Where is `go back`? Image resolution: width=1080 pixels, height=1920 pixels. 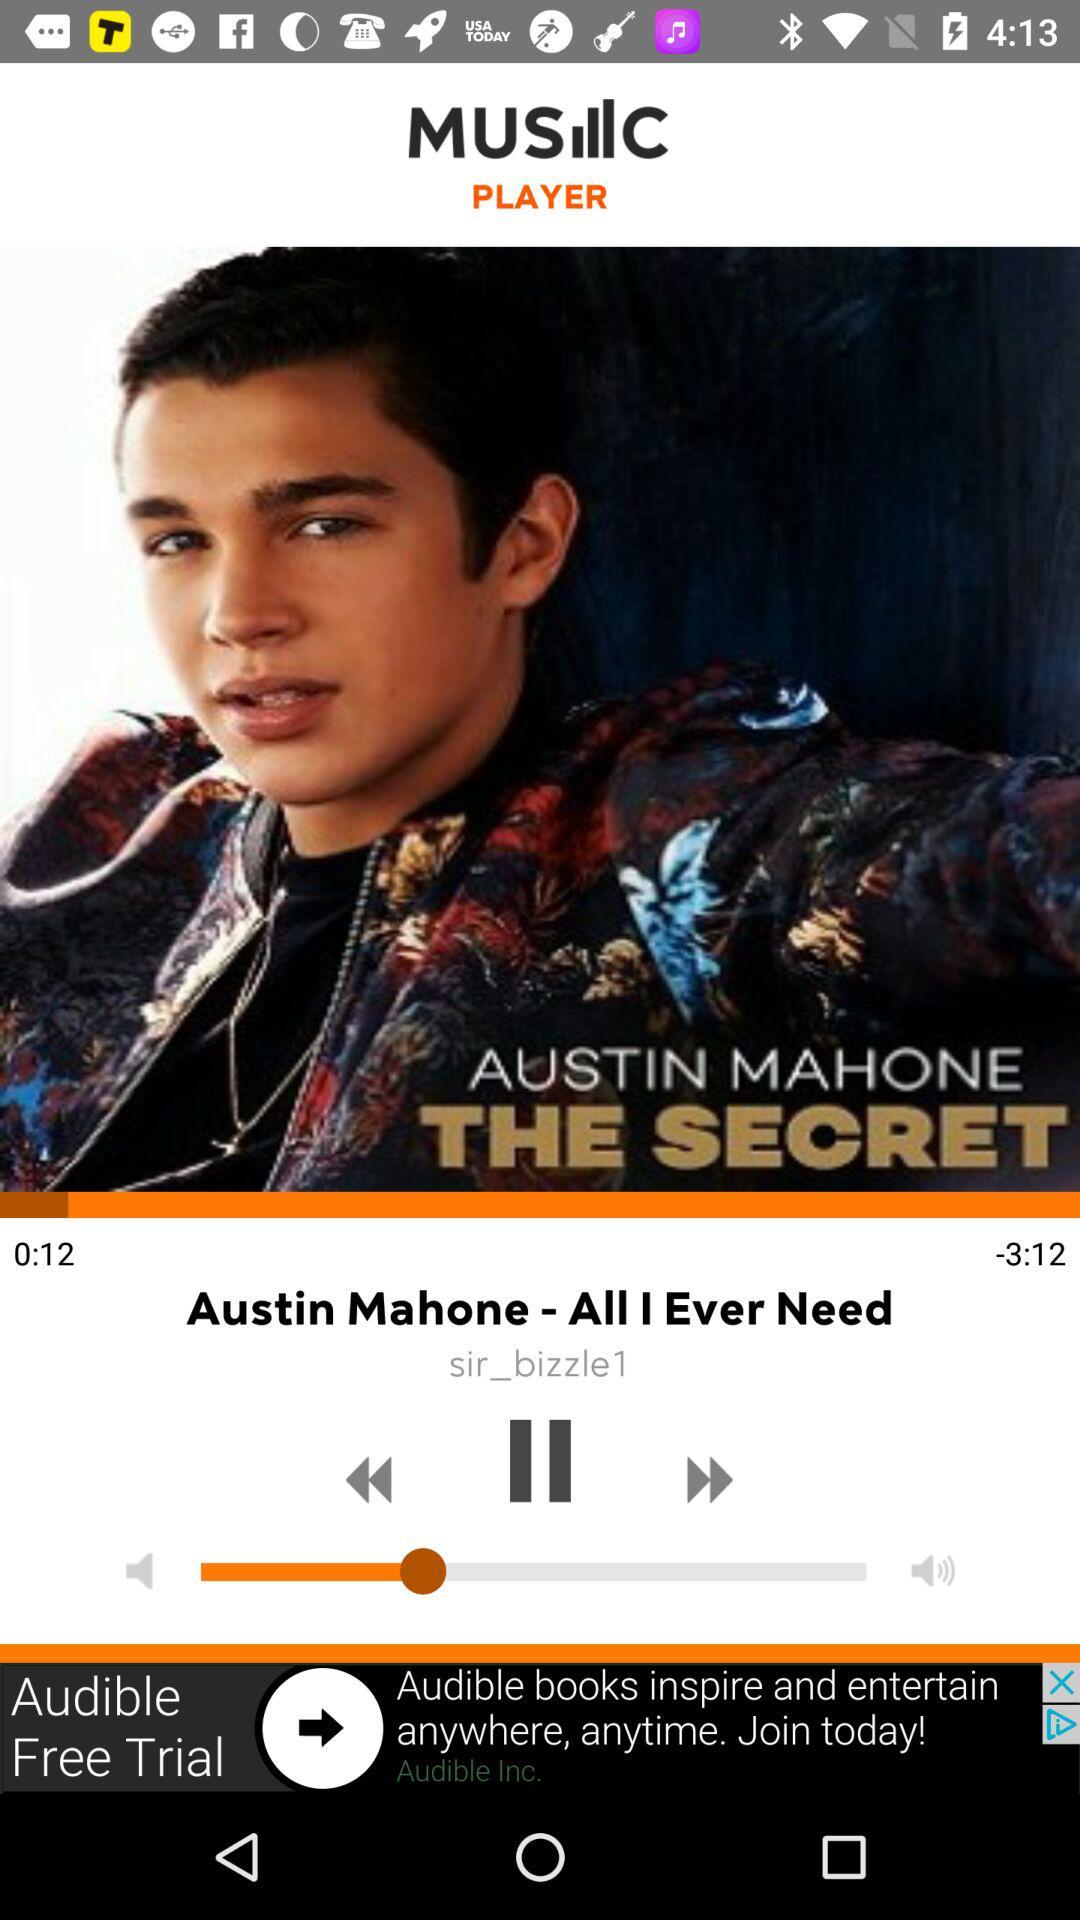
go back is located at coordinates (369, 1480).